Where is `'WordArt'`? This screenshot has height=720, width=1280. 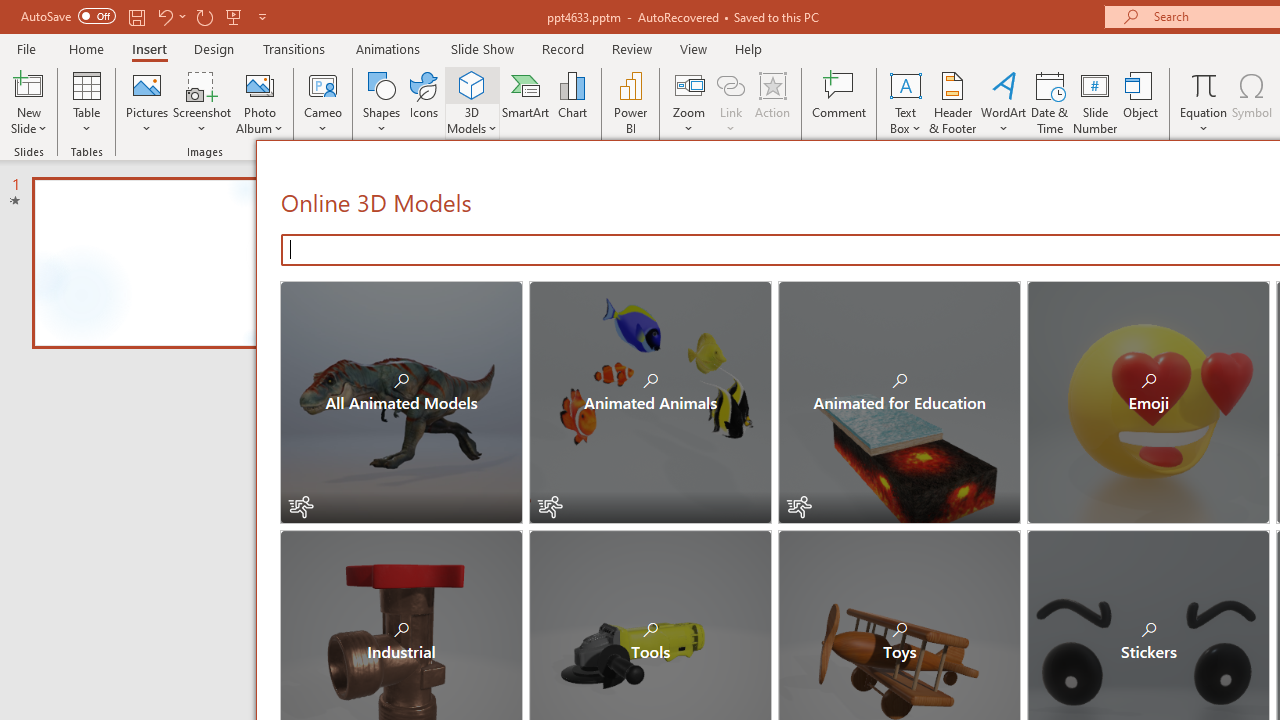
'WordArt' is located at coordinates (1004, 103).